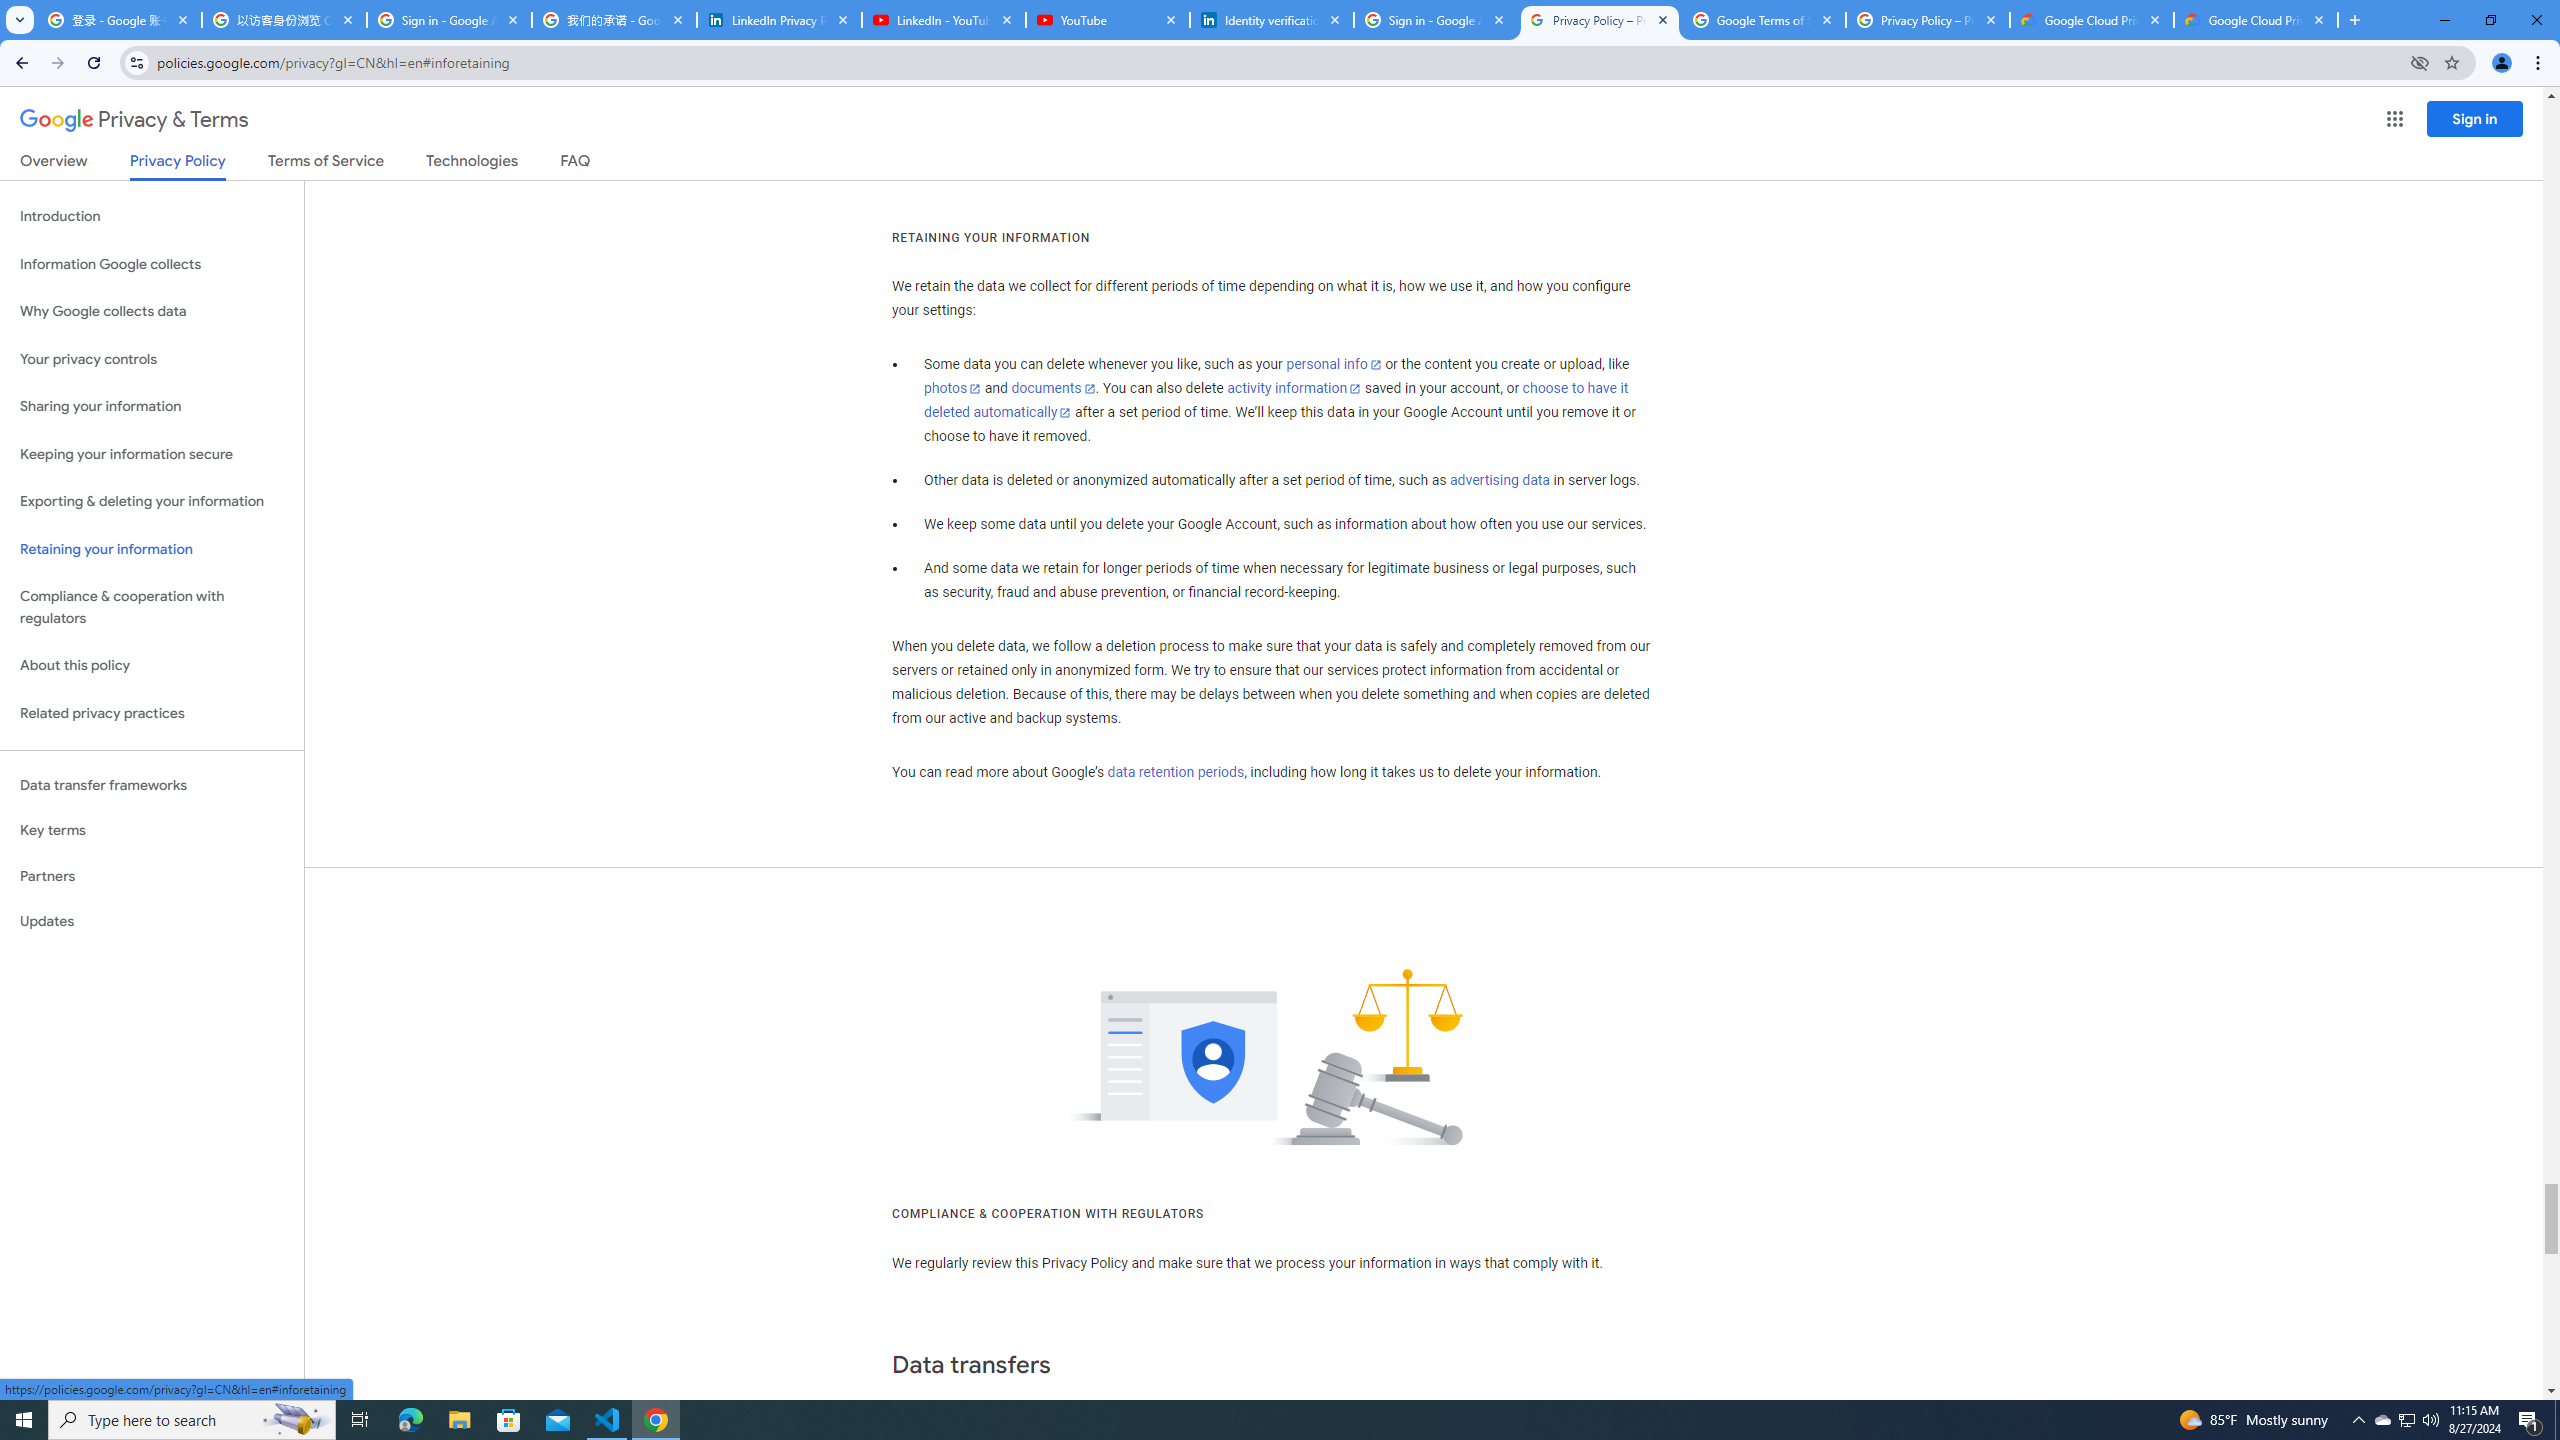 The image size is (2560, 1440). What do you see at coordinates (1275, 401) in the screenshot?
I see `'choose to have it deleted automatically'` at bounding box center [1275, 401].